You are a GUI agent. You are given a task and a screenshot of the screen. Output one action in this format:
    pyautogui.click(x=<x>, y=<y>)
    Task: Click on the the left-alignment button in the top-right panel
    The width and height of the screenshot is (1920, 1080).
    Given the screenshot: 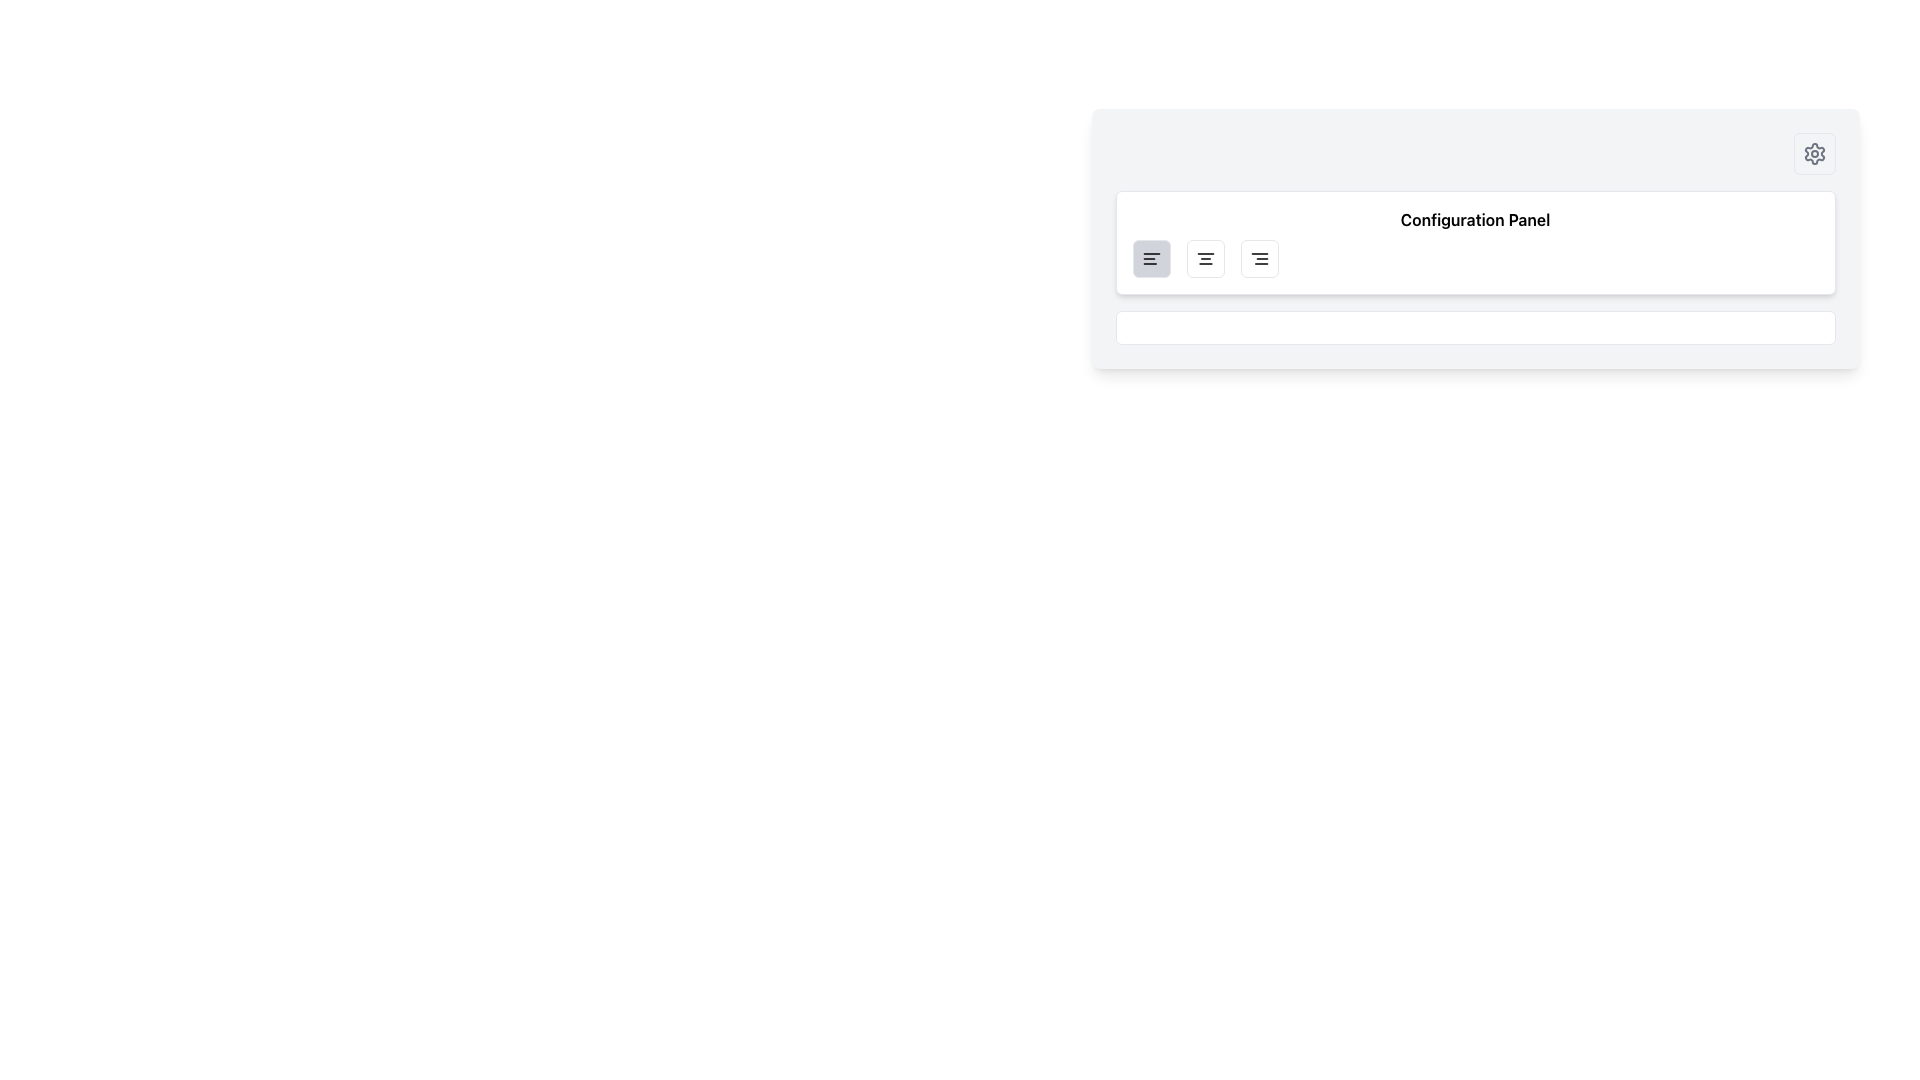 What is the action you would take?
    pyautogui.click(x=1151, y=257)
    